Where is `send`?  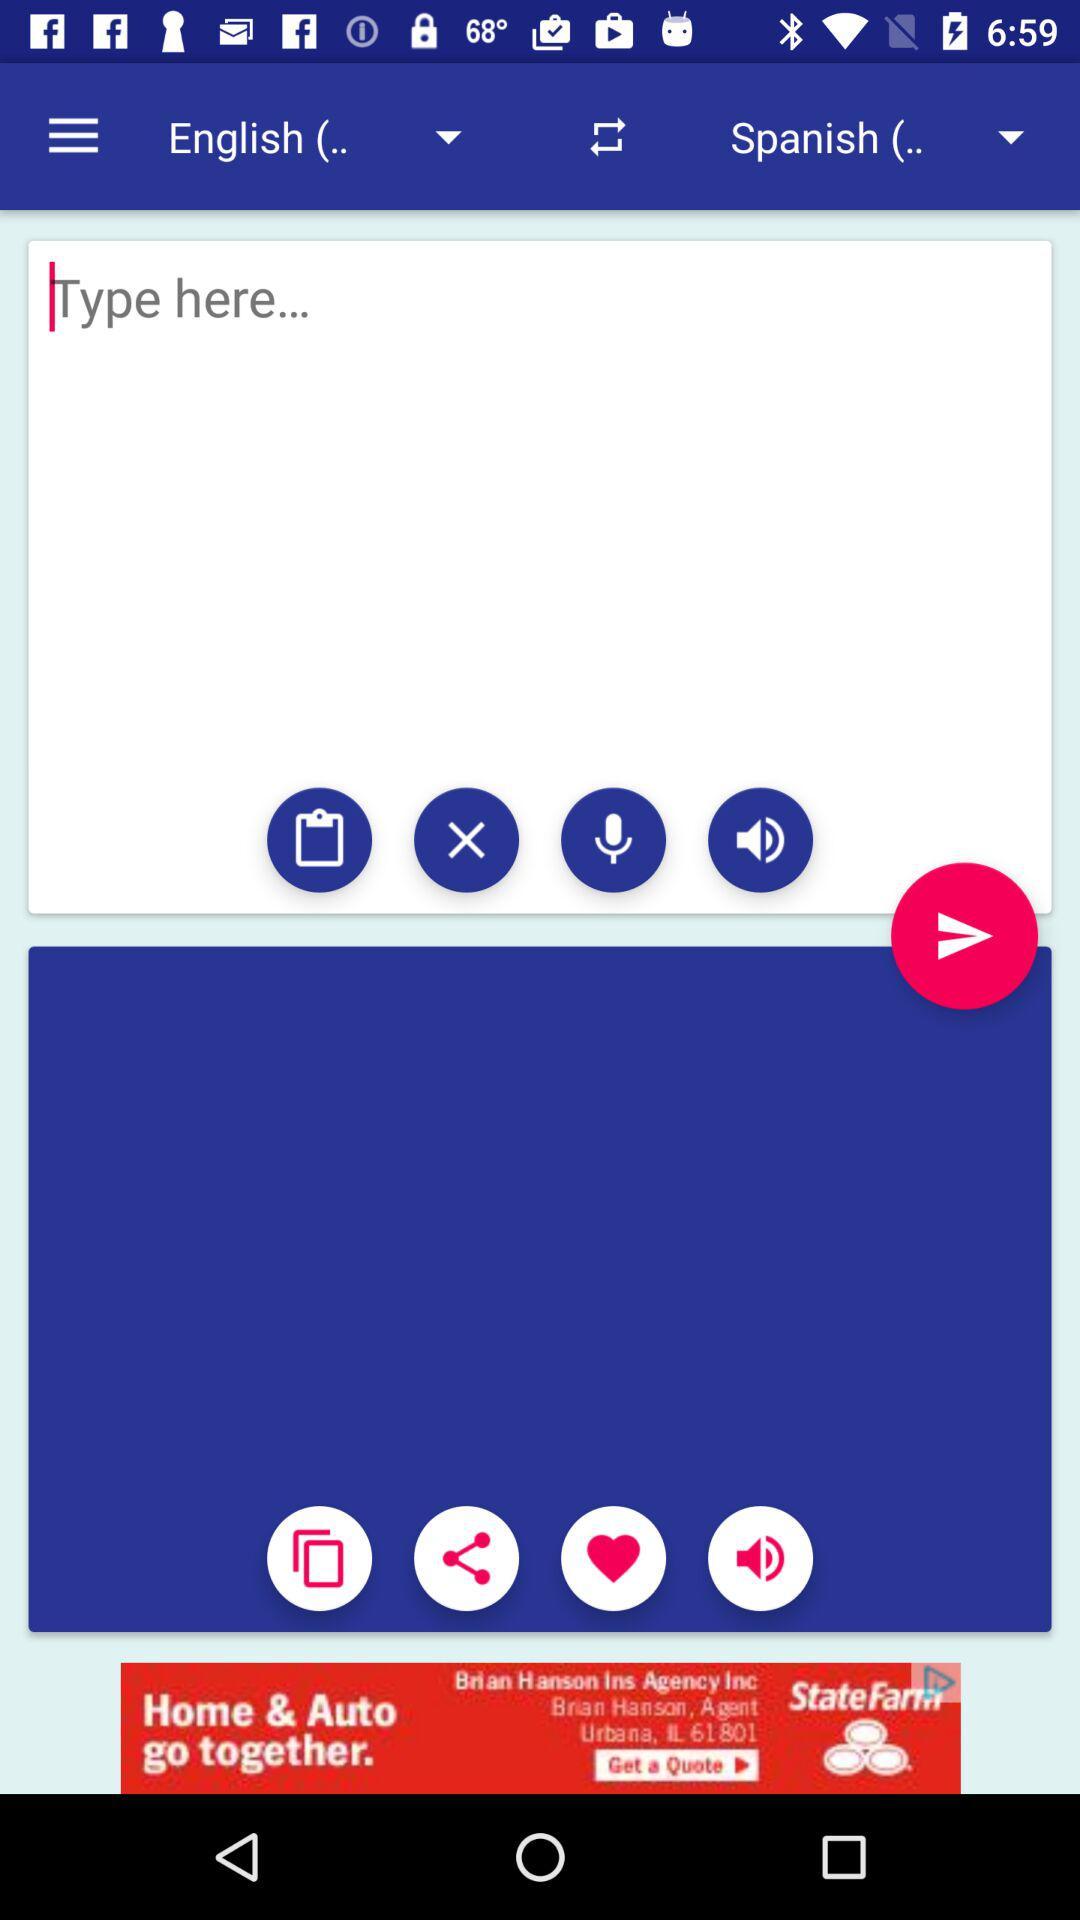
send is located at coordinates (540, 1004).